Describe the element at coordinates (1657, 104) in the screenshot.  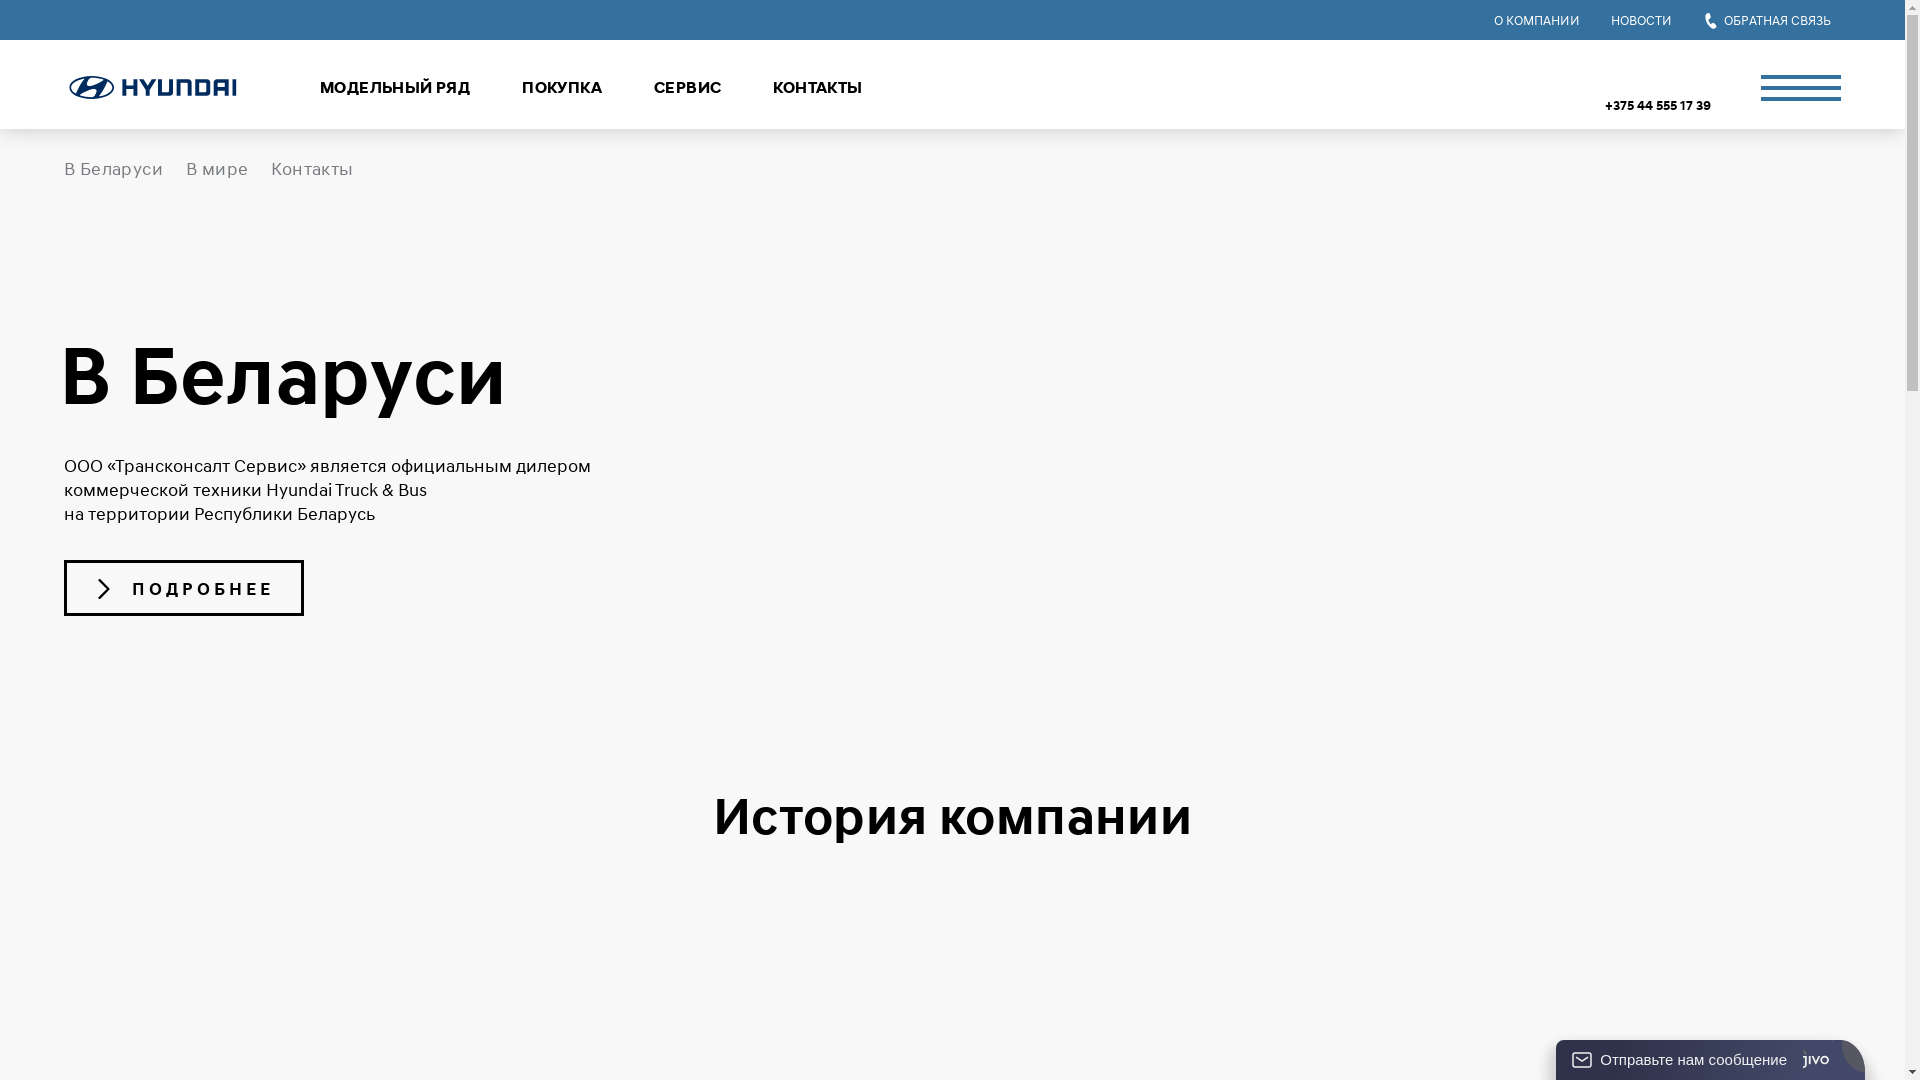
I see `'+375 44 555 17 39'` at that location.